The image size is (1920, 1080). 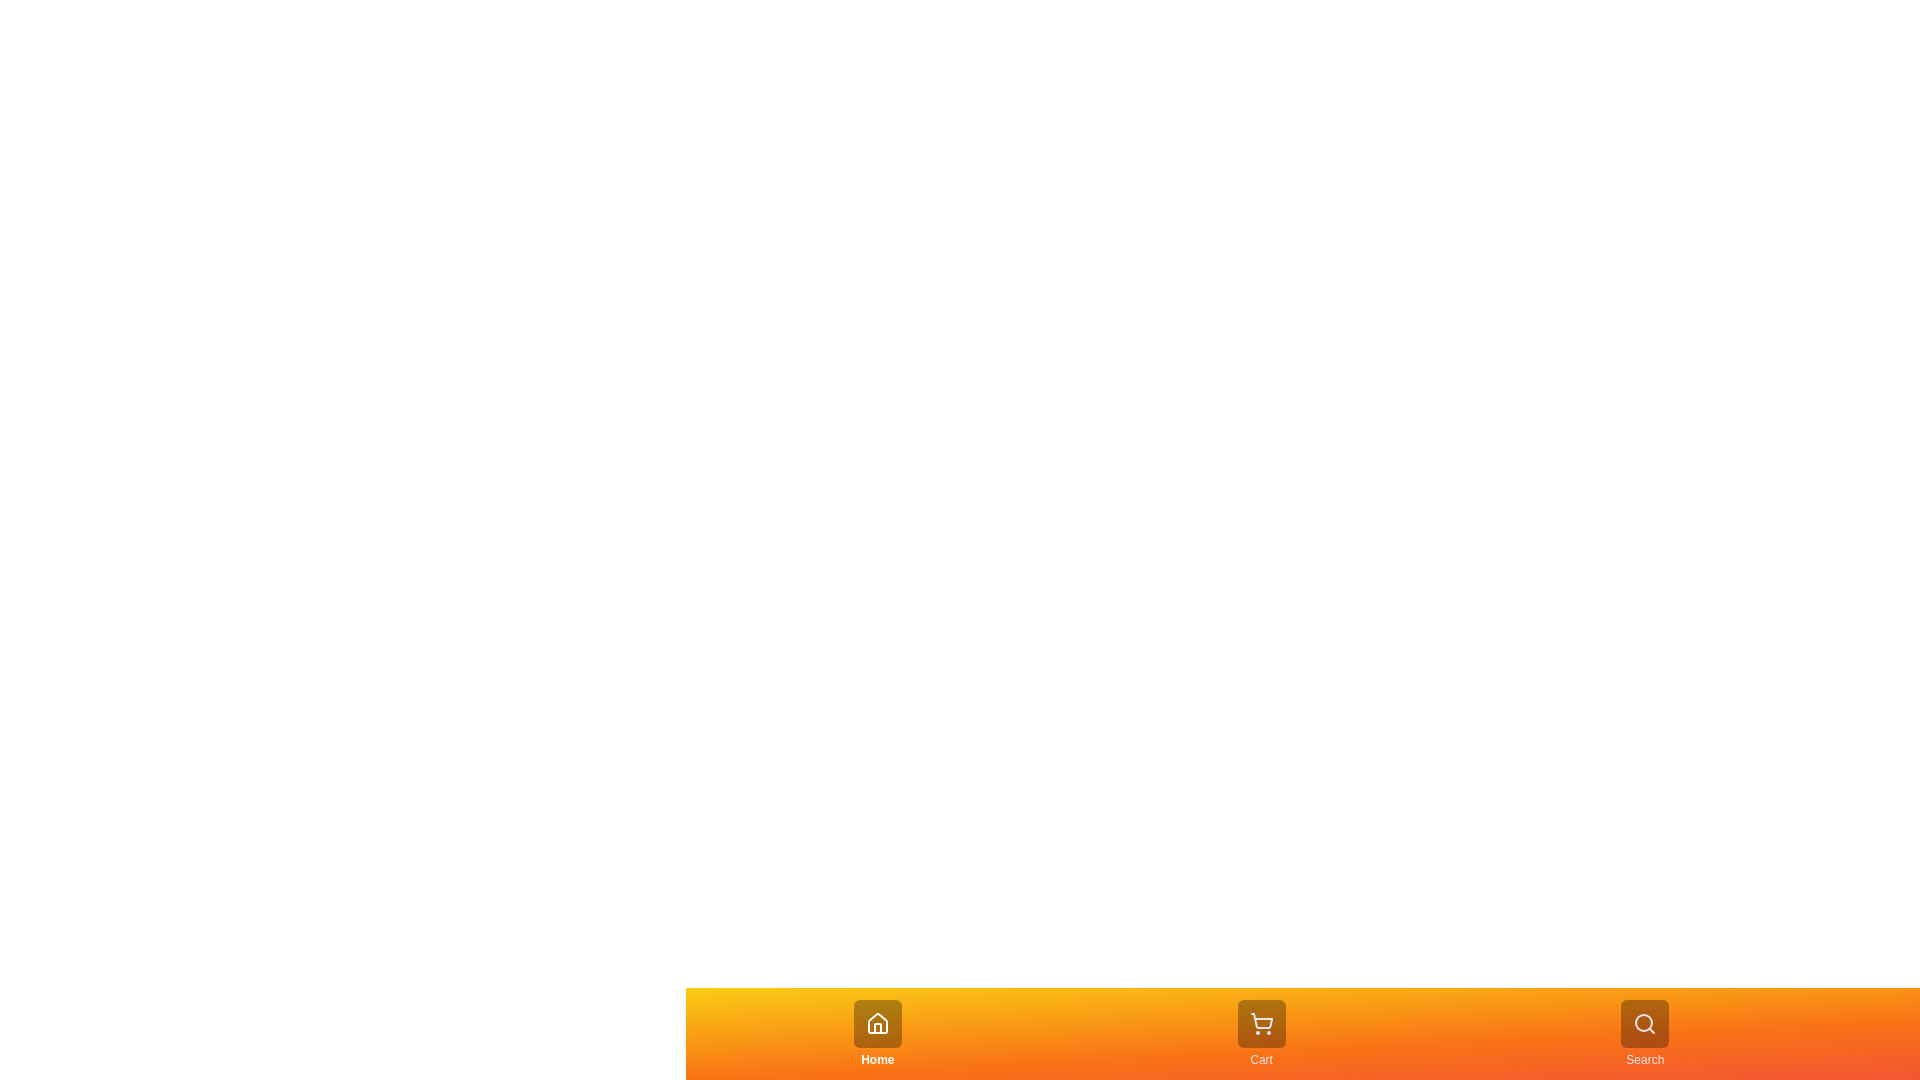 What do you see at coordinates (1645, 1033) in the screenshot?
I see `the 'Search' tab in the bottom navigation bar` at bounding box center [1645, 1033].